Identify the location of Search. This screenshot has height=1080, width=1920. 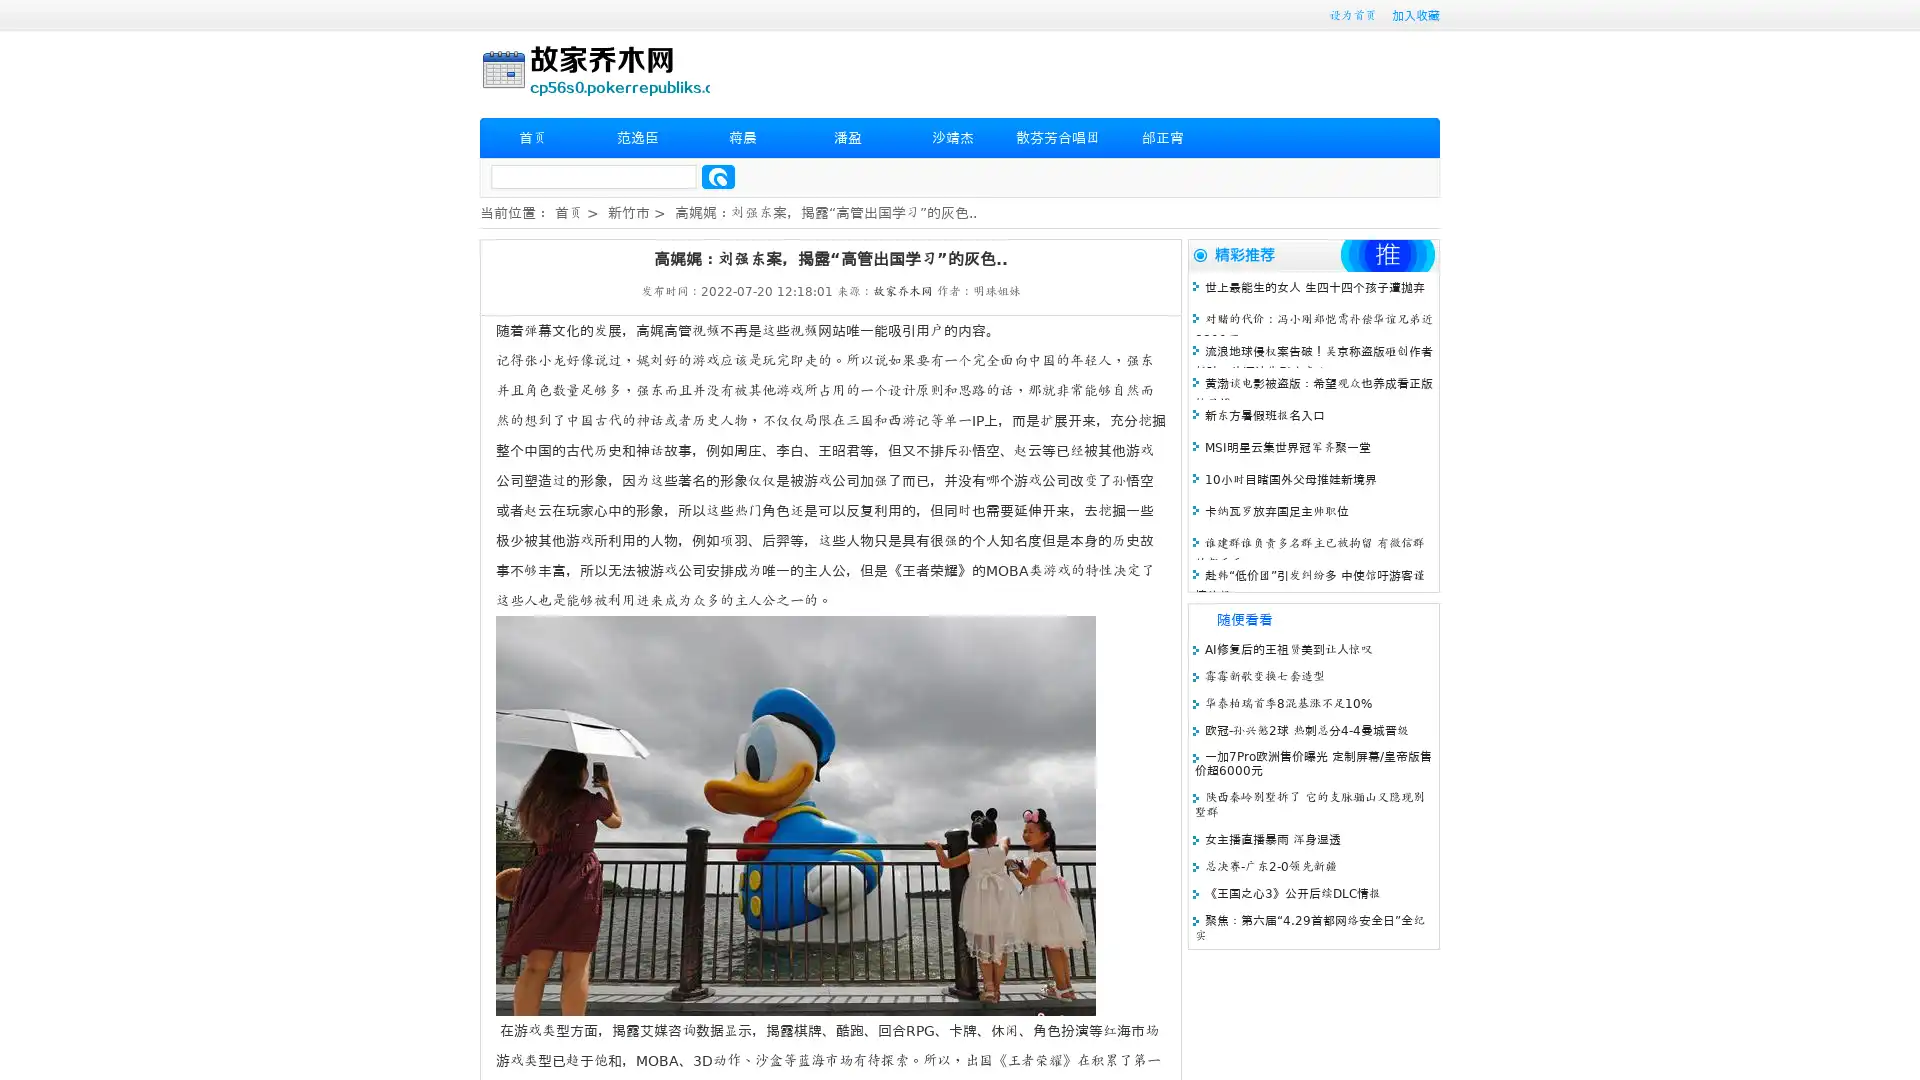
(718, 176).